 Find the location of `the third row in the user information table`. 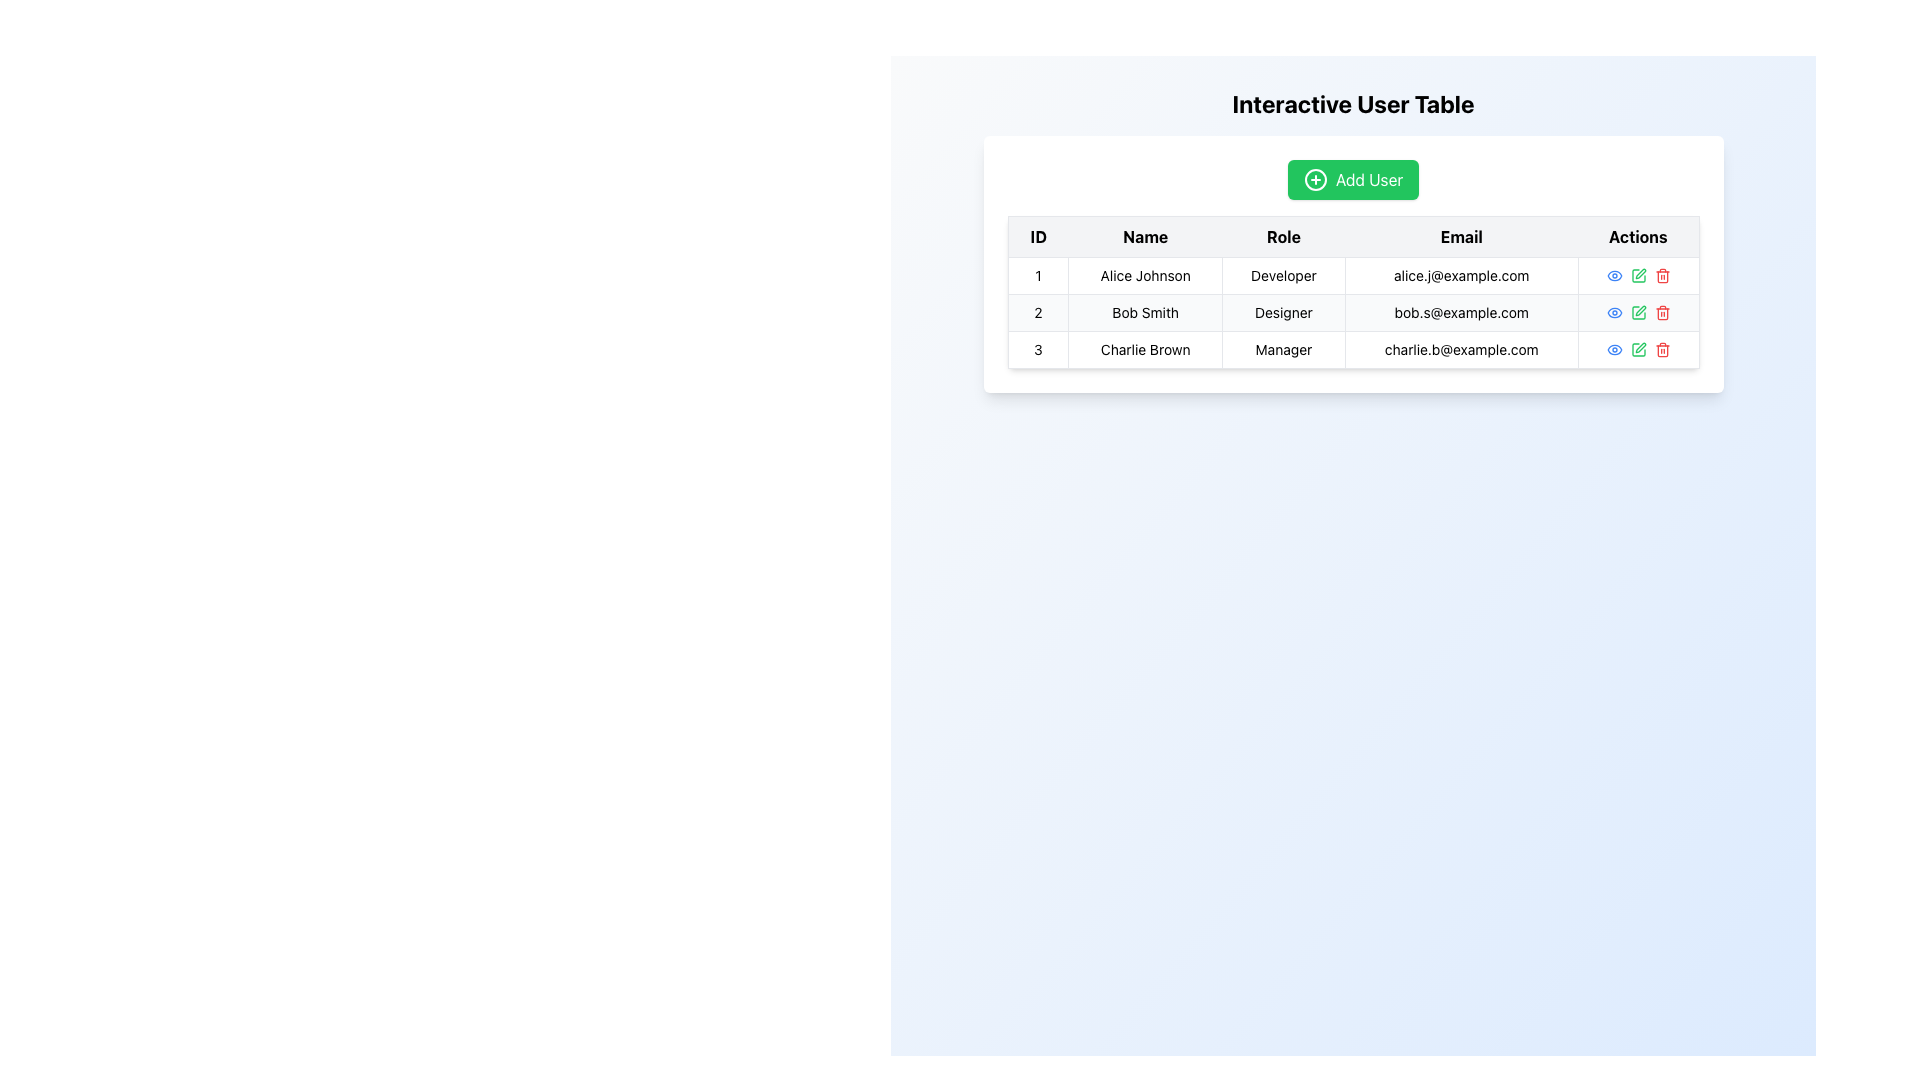

the third row in the user information table is located at coordinates (1353, 349).